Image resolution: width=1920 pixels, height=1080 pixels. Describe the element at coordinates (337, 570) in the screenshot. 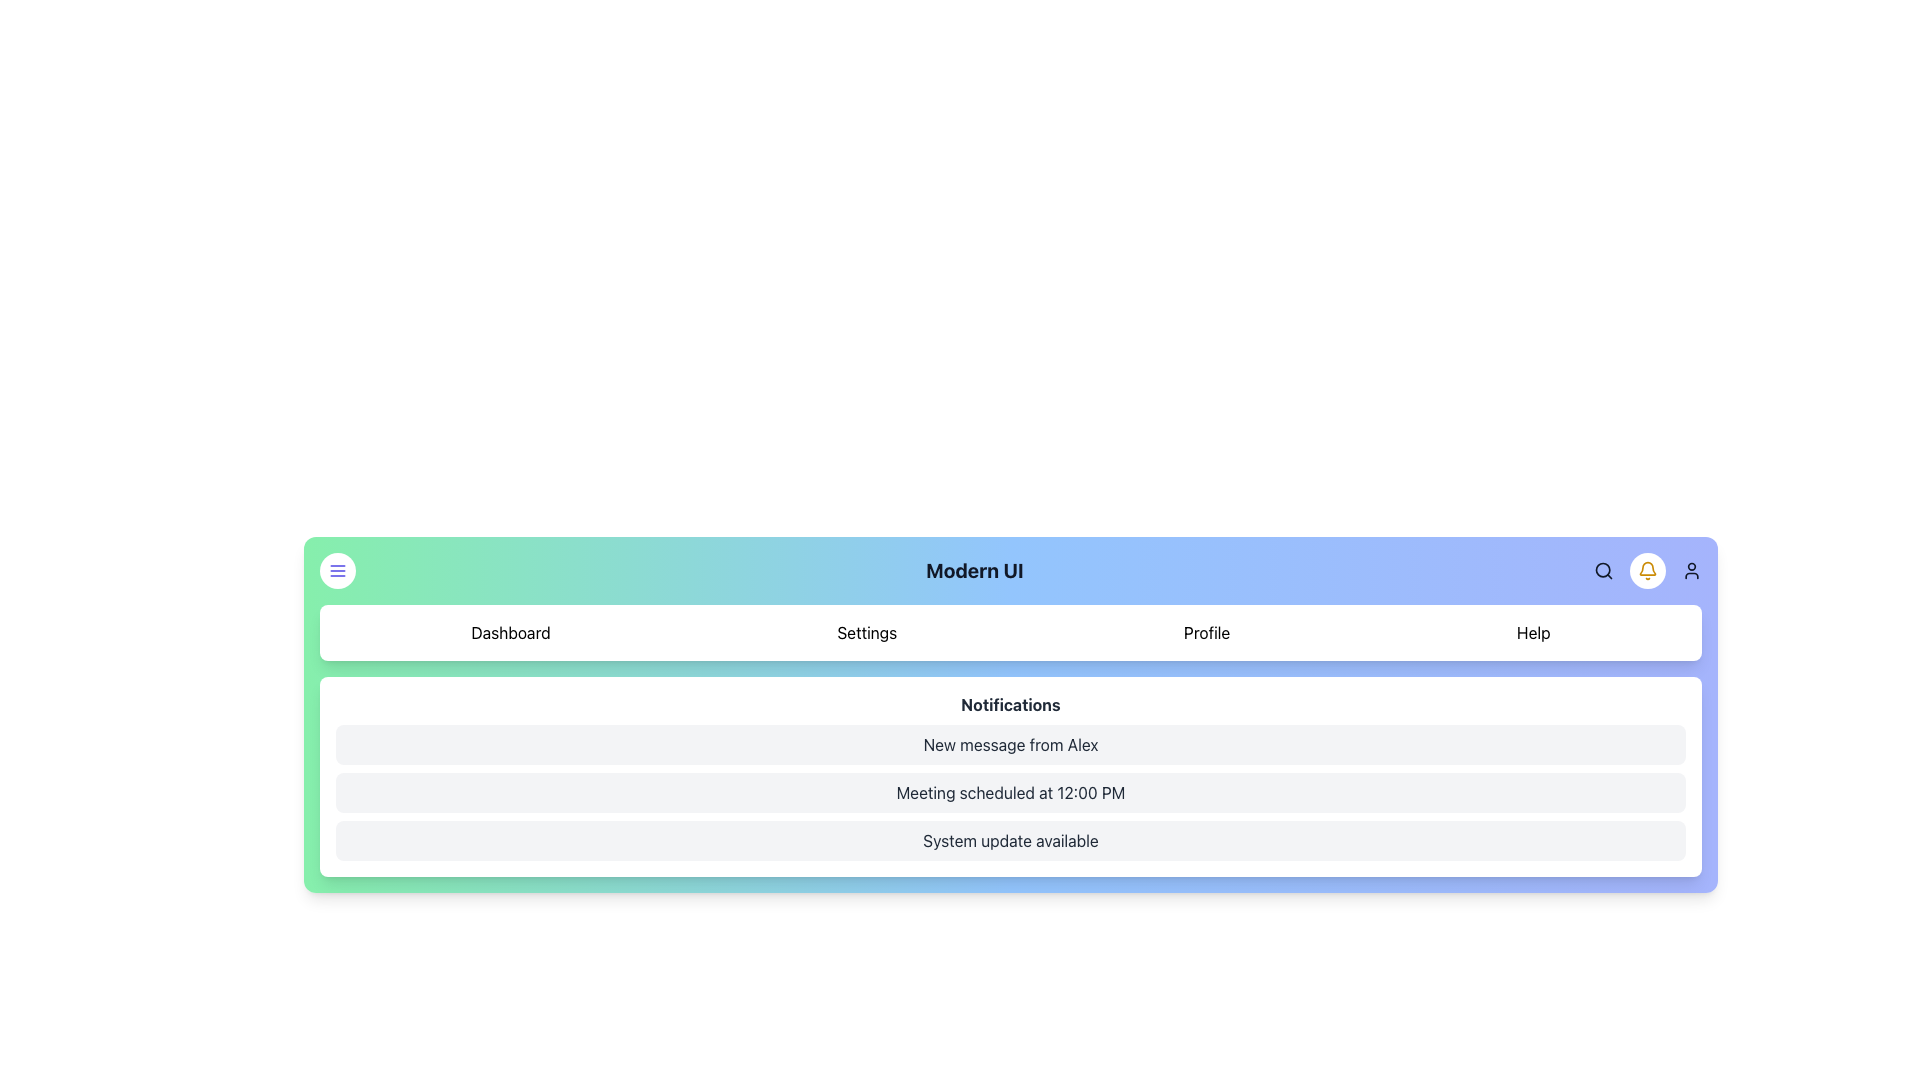

I see `the menu icon located in the top-left corner of the header bar to trigger the hover effect` at that location.